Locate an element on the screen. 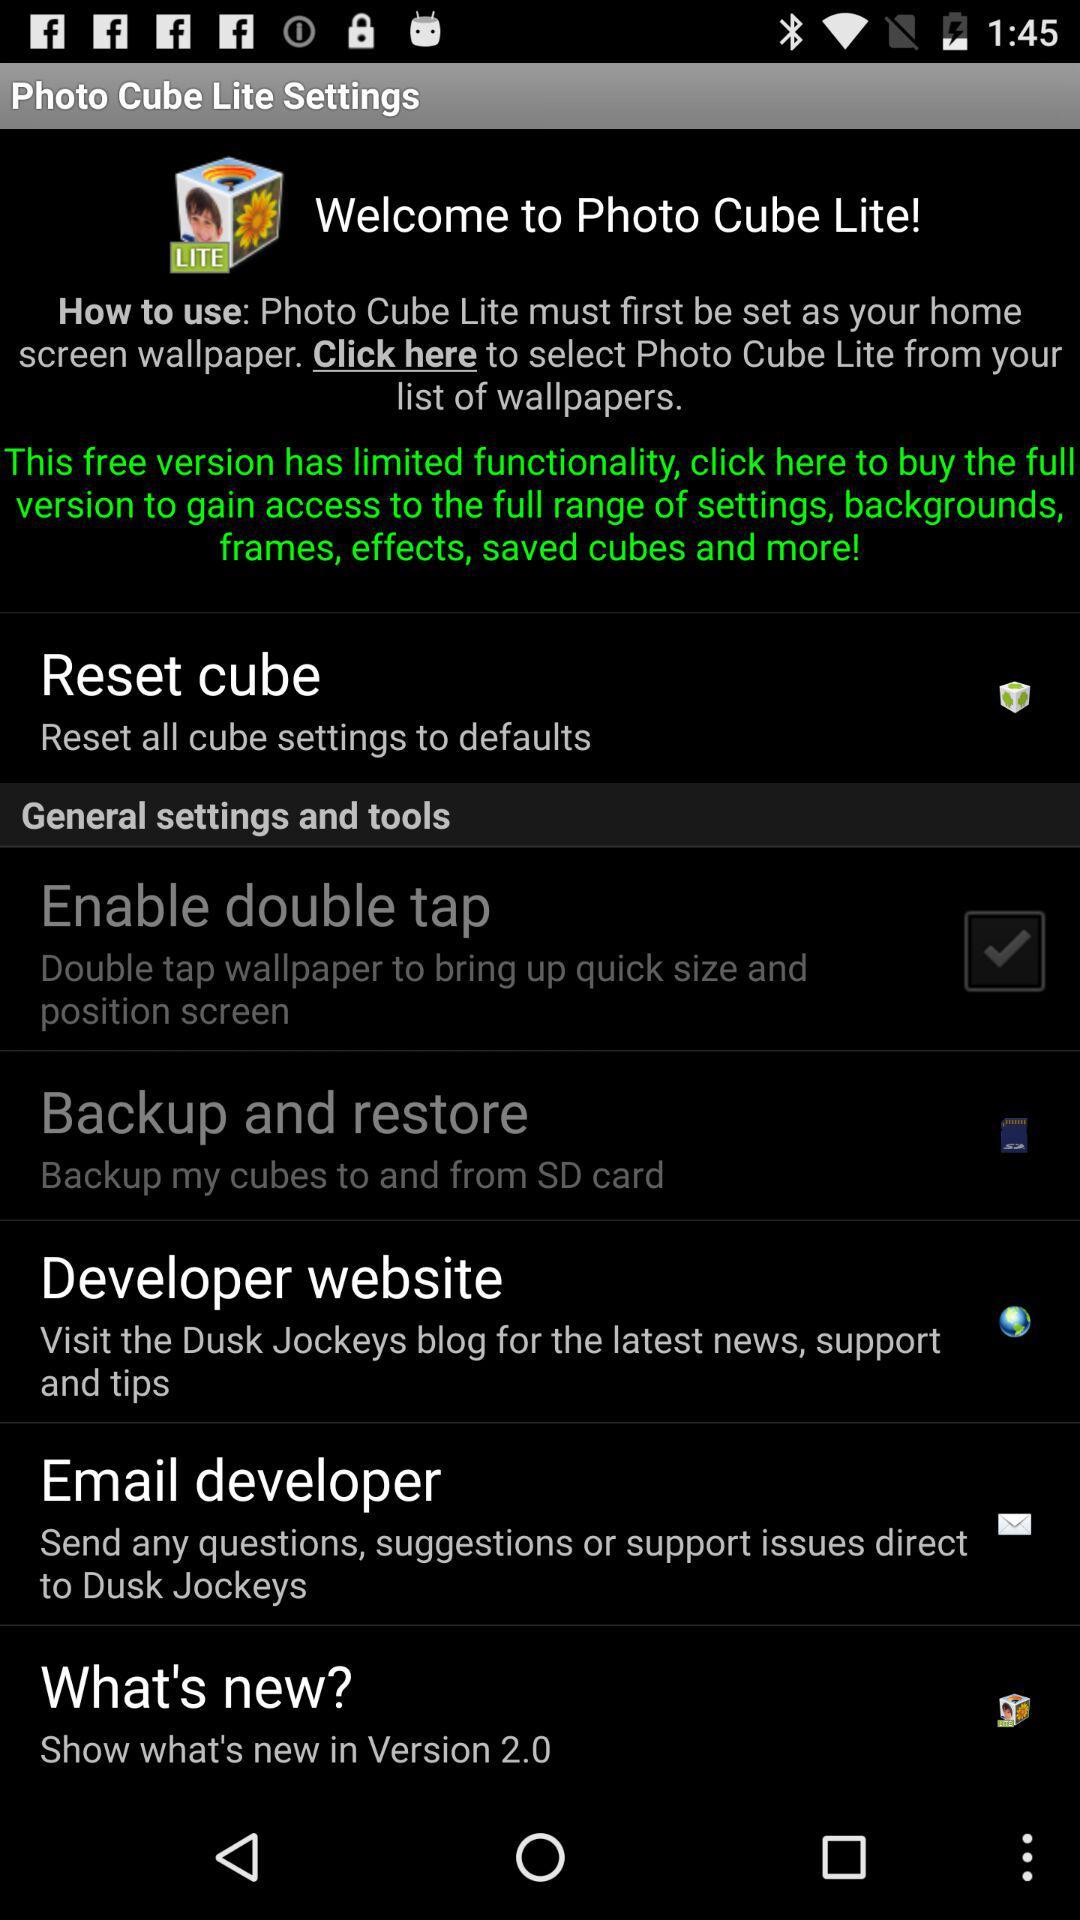 The image size is (1080, 1920). item above the enable double tap app is located at coordinates (540, 815).